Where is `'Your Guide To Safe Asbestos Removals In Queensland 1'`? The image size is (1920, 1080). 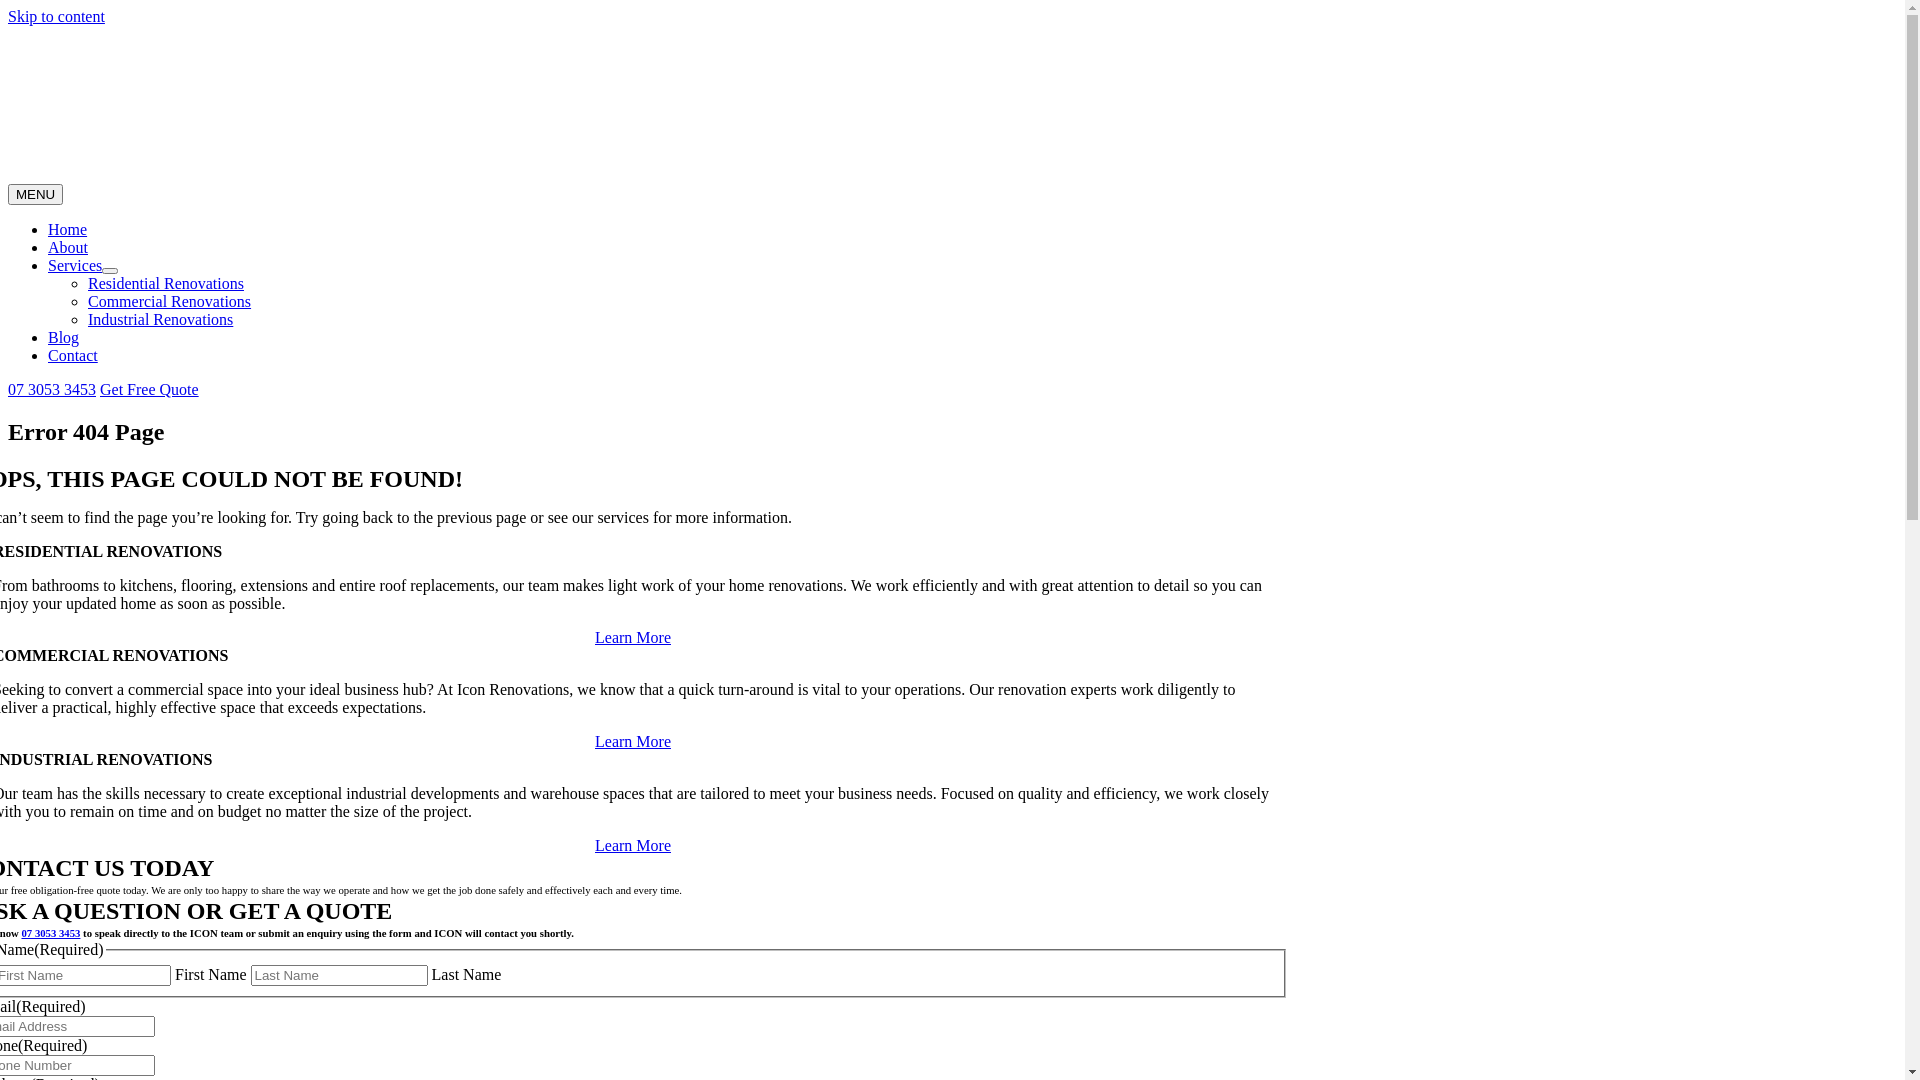 'Your Guide To Safe Asbestos Removals In Queensland 1' is located at coordinates (8, 103).